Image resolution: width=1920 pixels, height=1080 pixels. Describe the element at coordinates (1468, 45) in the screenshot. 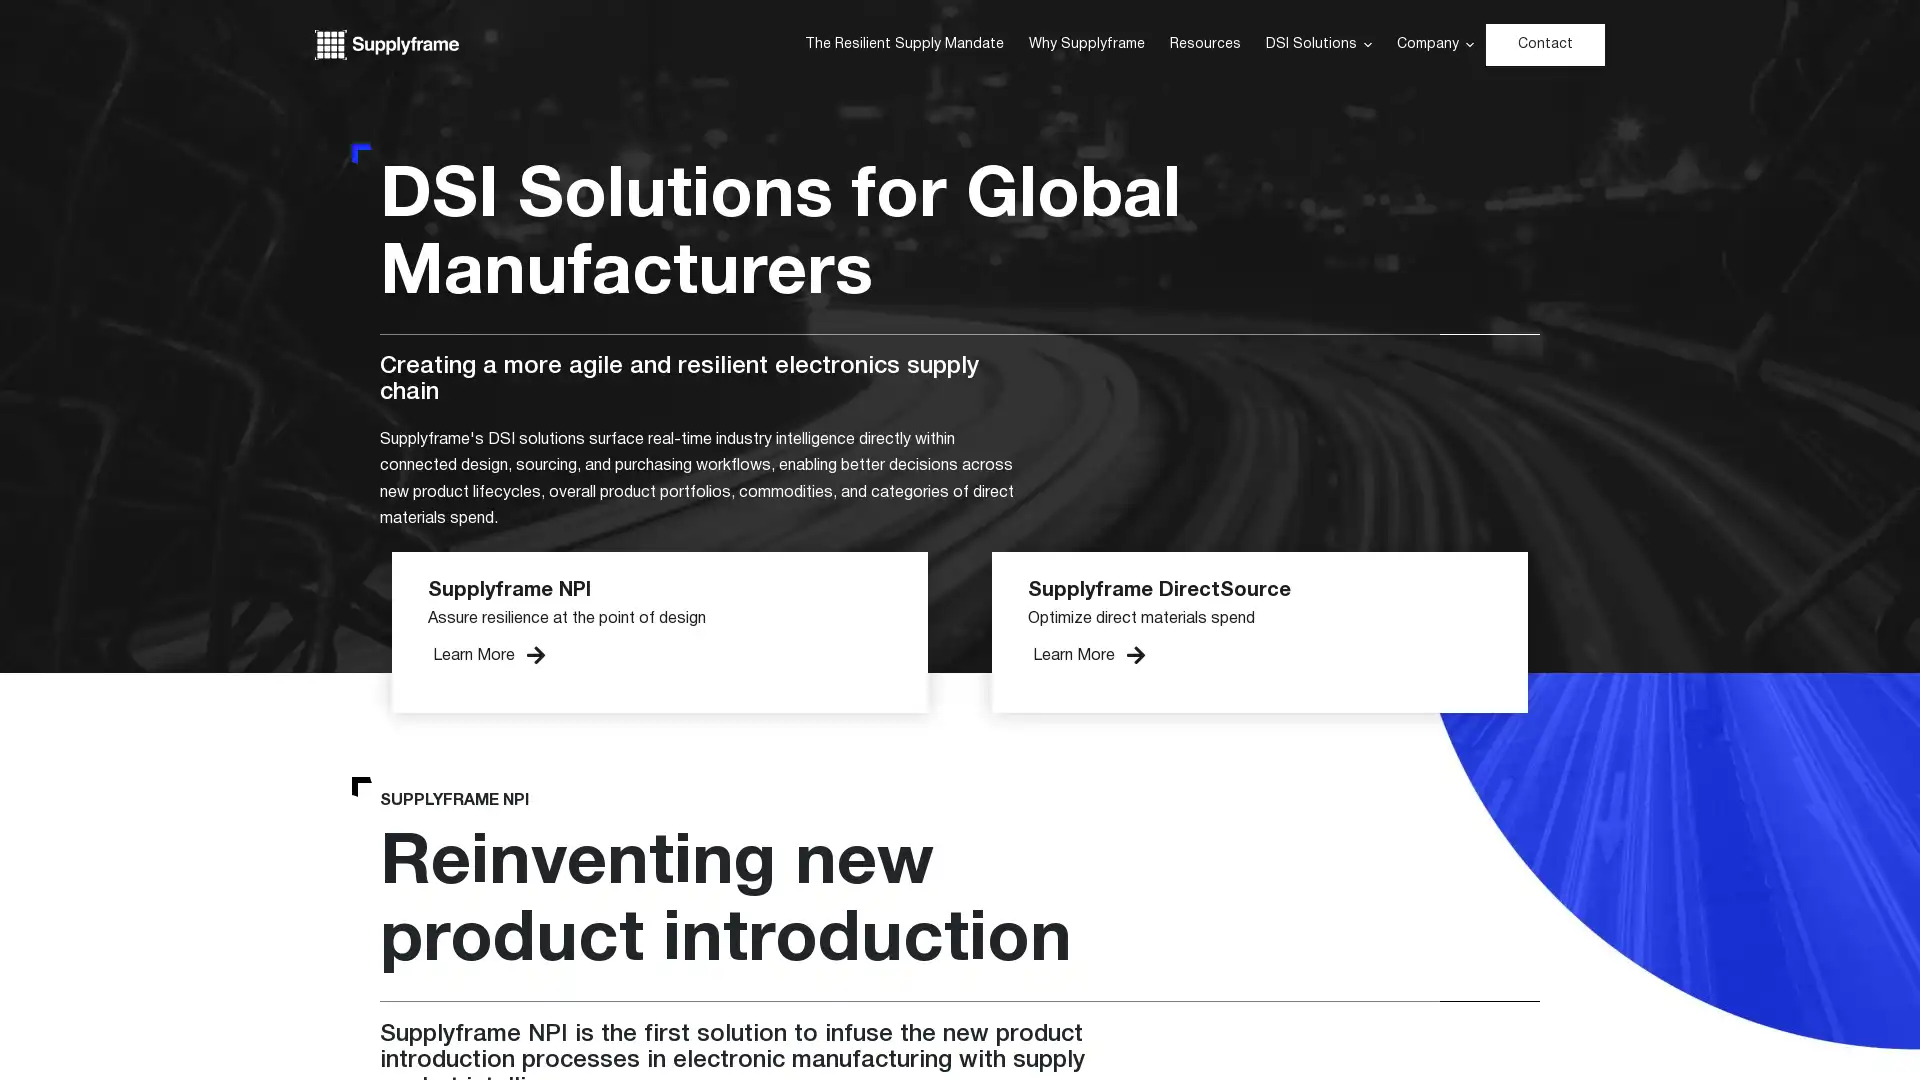

I see `Menu dropdown indicator` at that location.